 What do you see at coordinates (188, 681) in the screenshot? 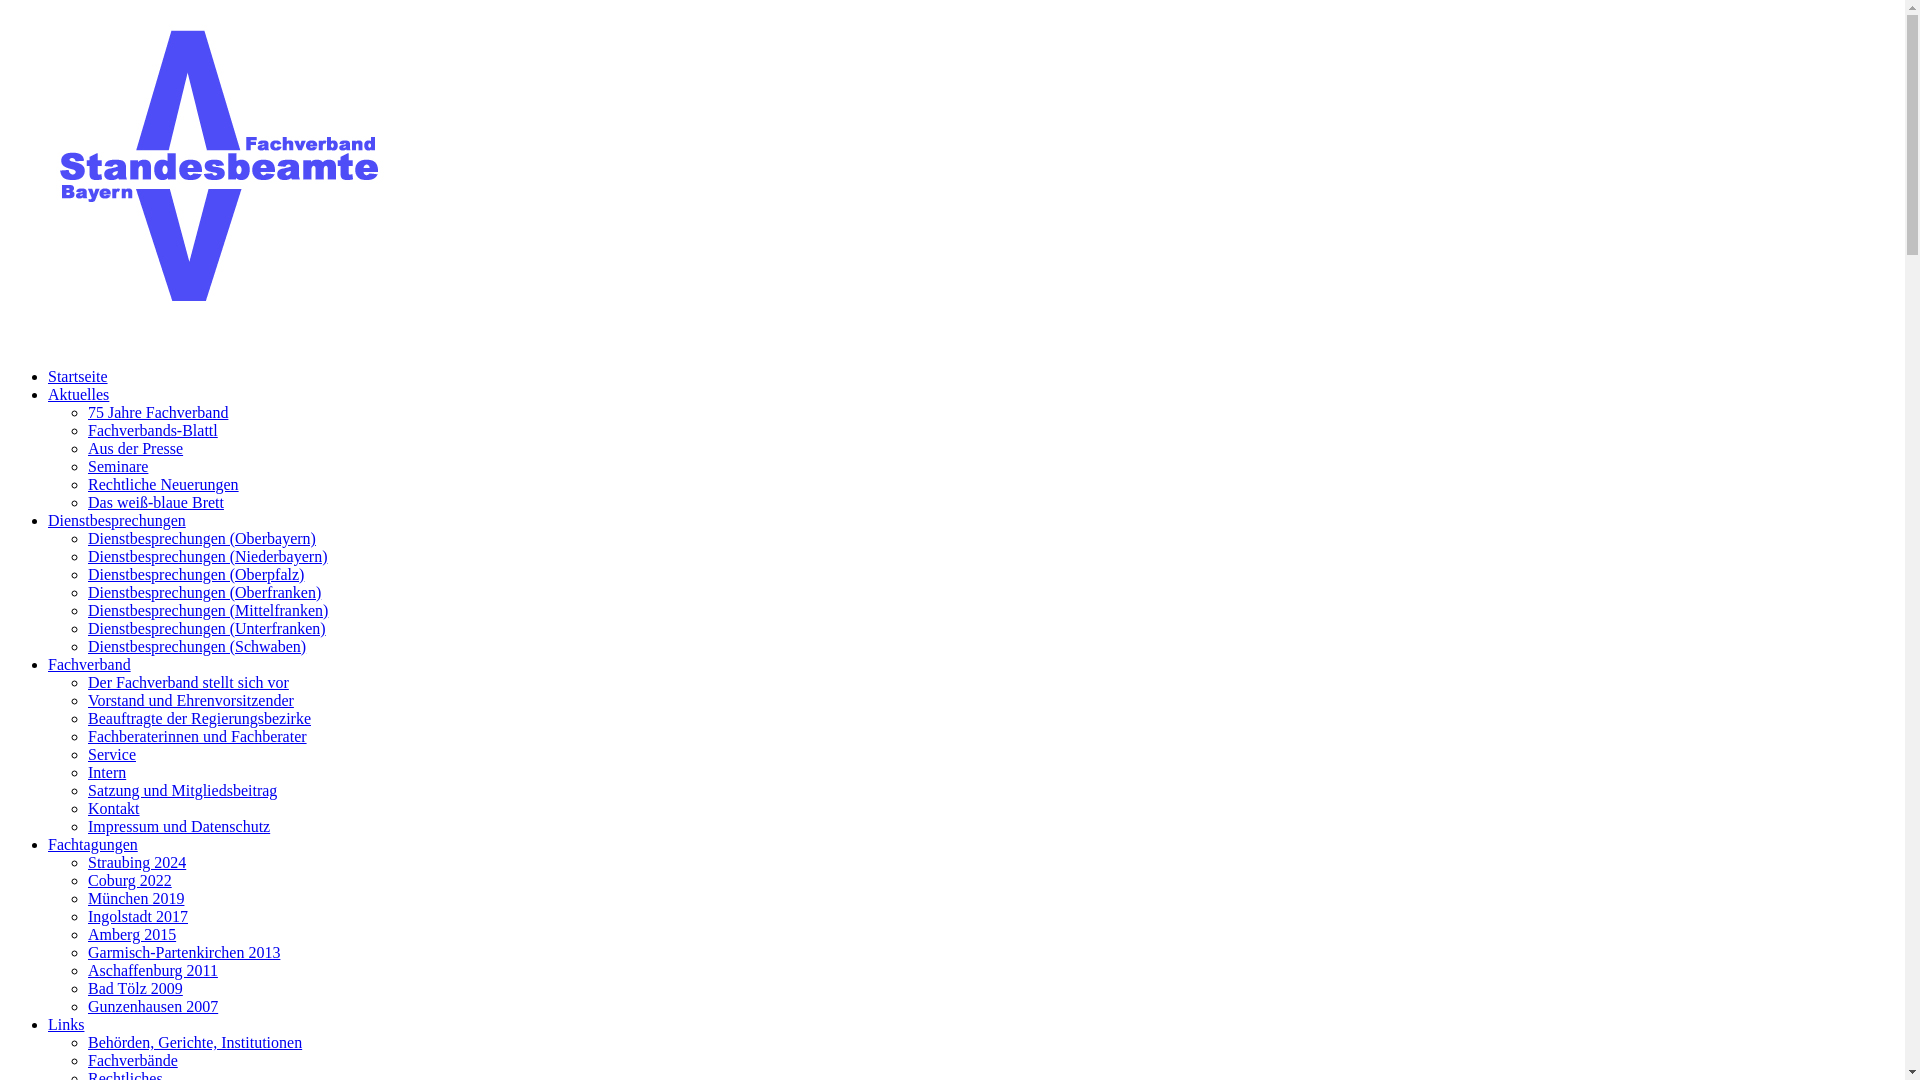
I see `'Der Fachverband stellt sich vor'` at bounding box center [188, 681].